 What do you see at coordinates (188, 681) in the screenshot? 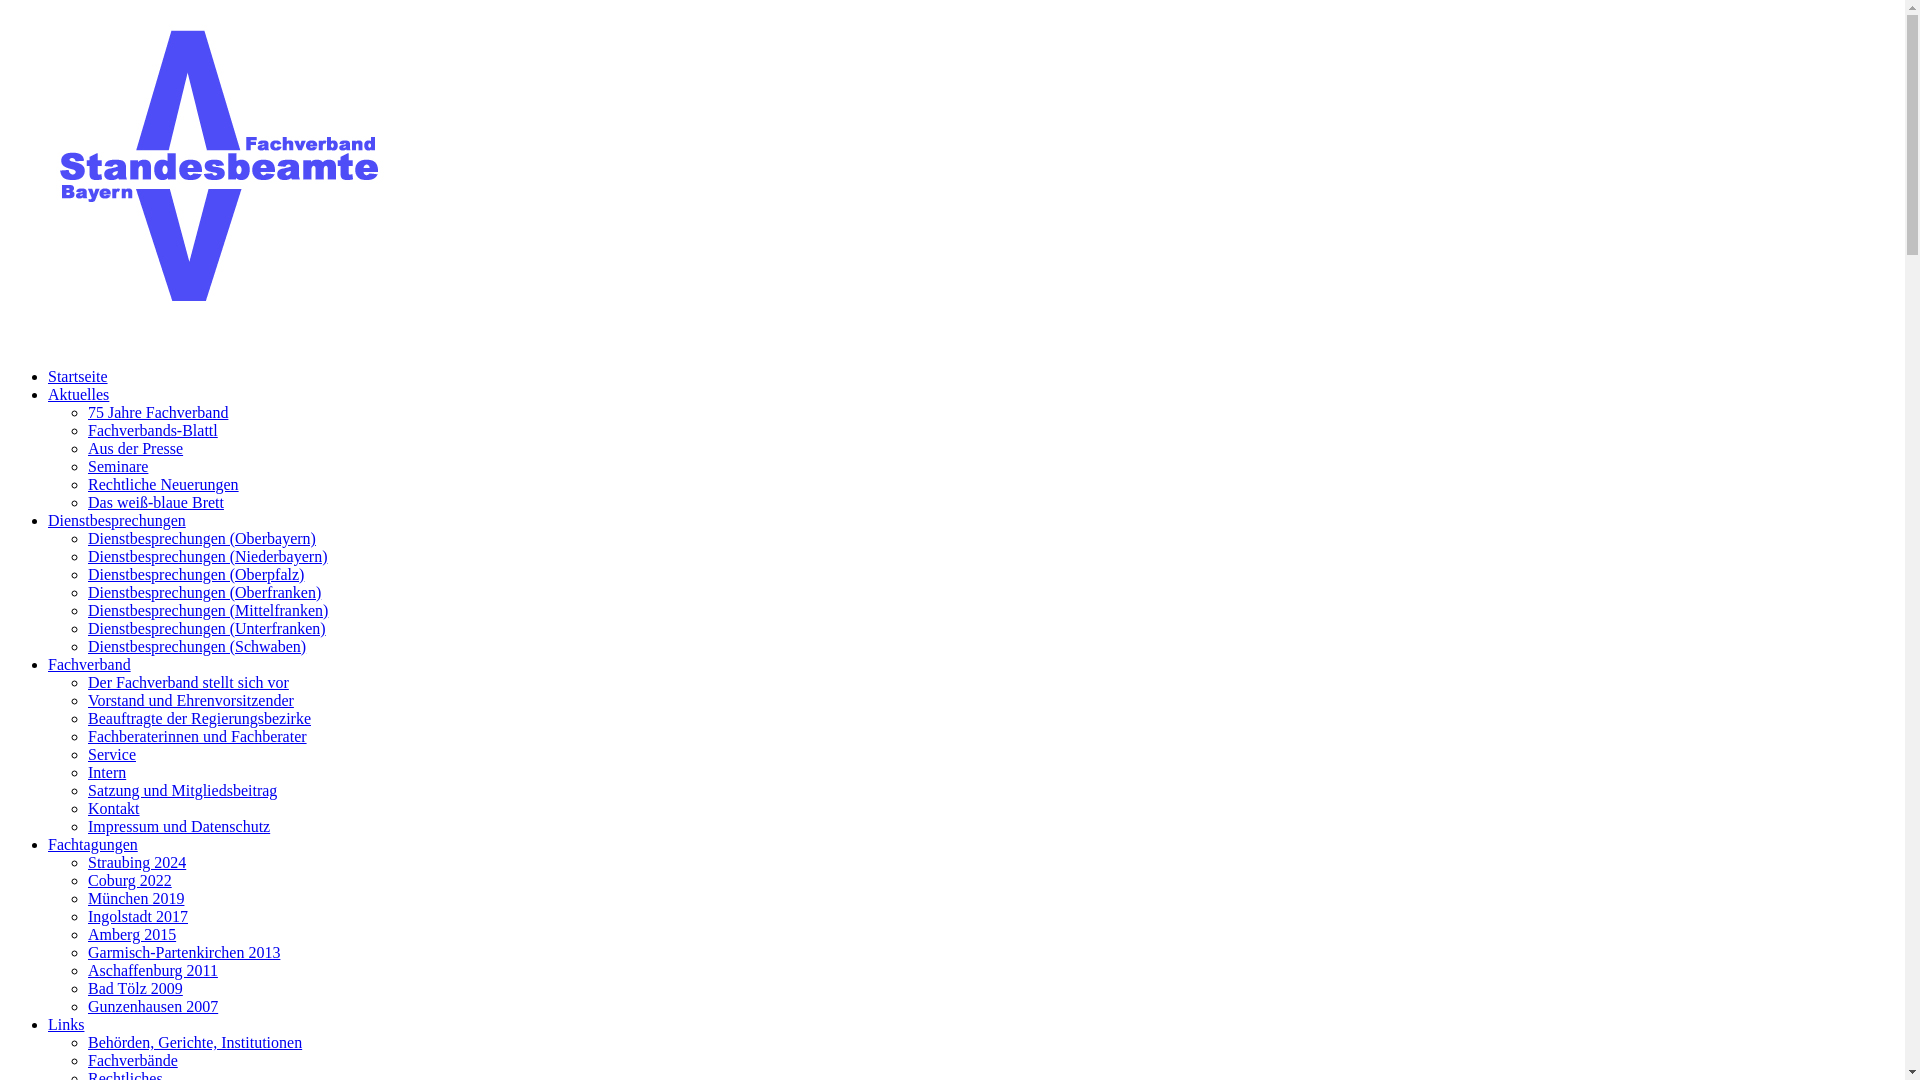
I see `'Der Fachverband stellt sich vor'` at bounding box center [188, 681].